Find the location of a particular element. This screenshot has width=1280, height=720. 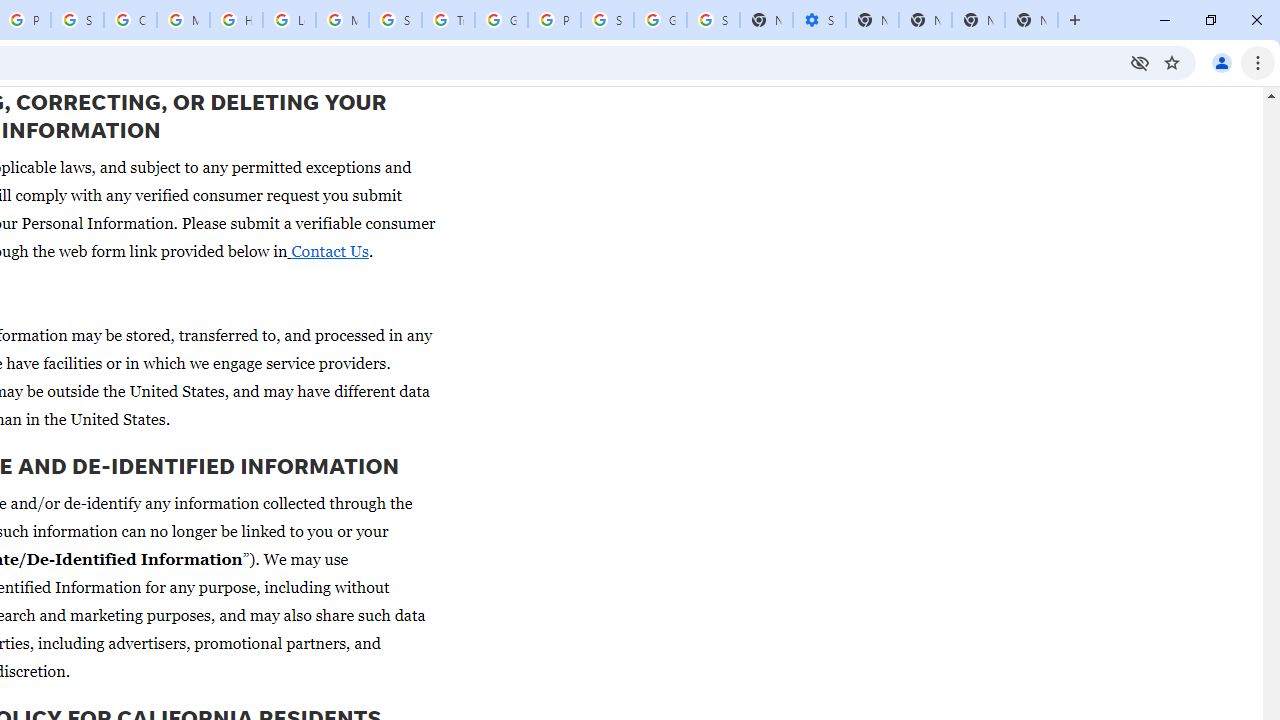

'Trusted Information and Content - Google Safety Center' is located at coordinates (447, 20).